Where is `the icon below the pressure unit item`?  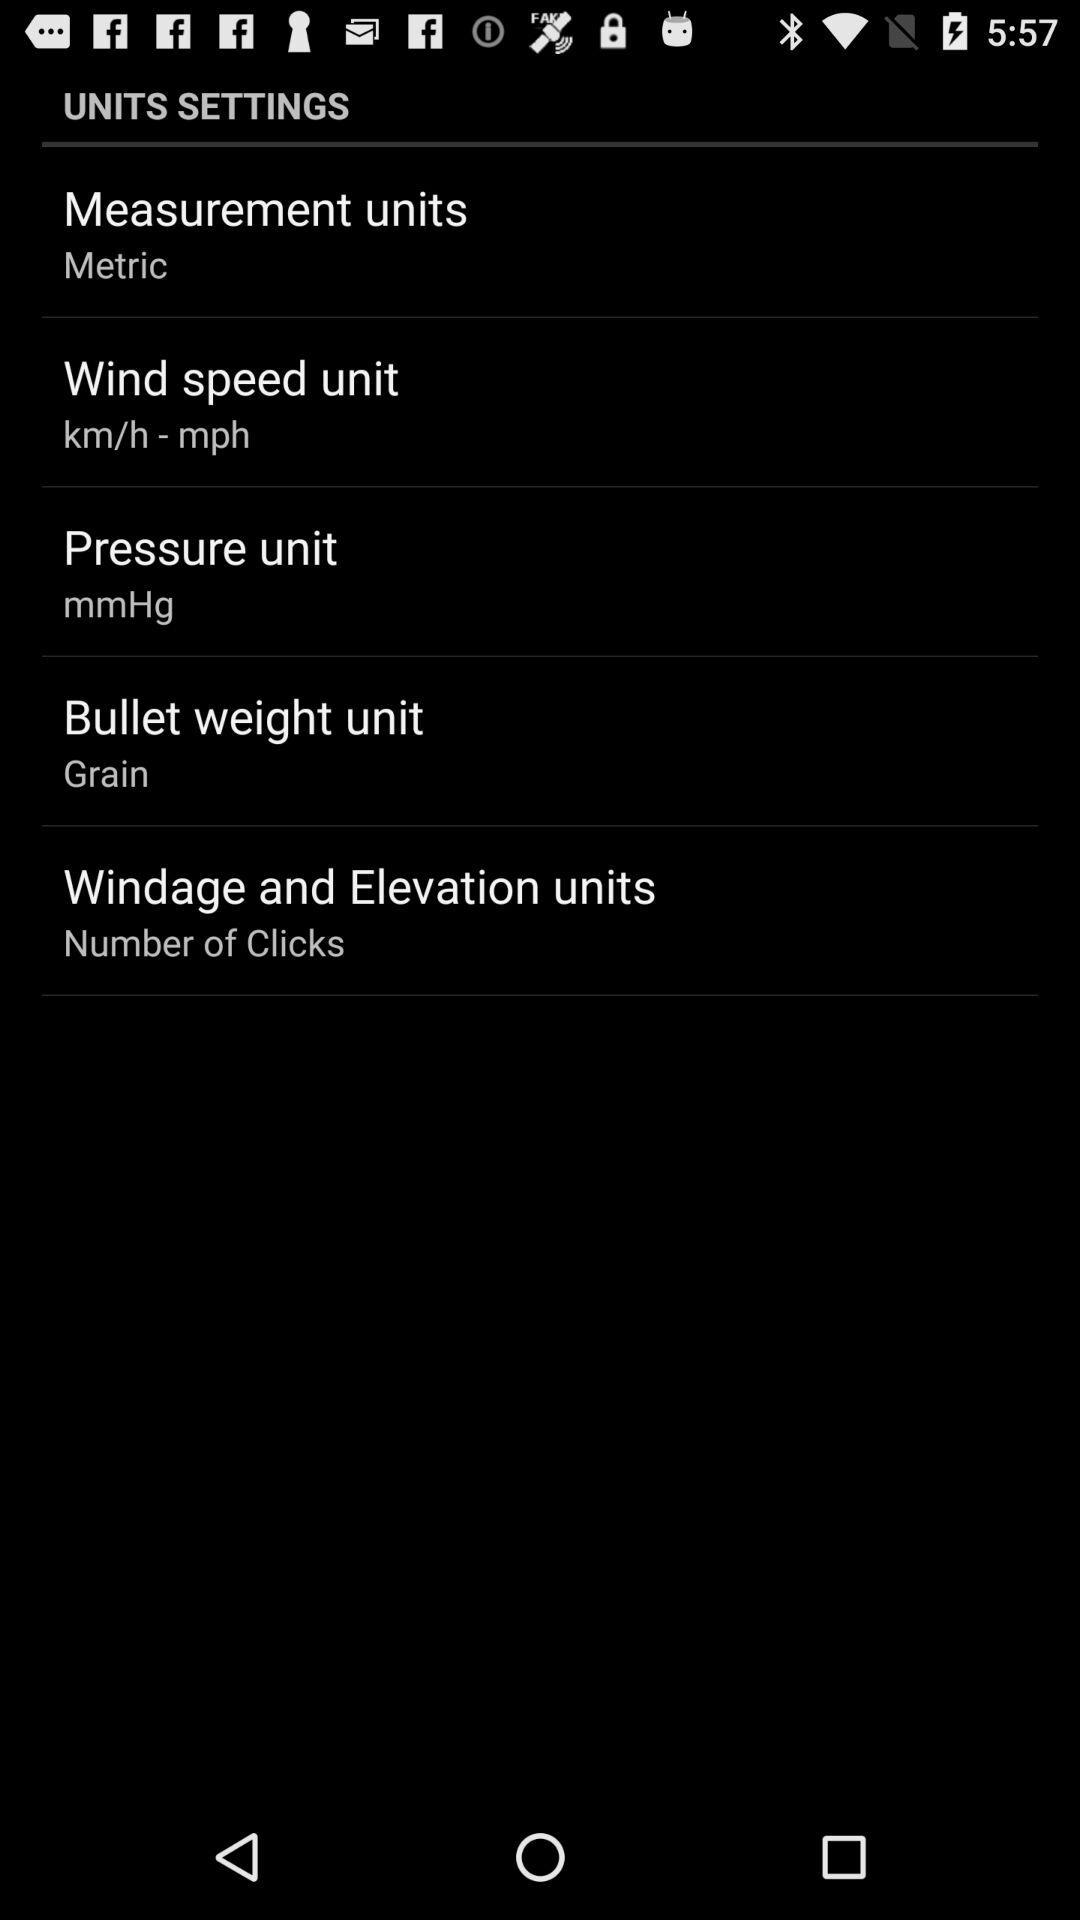 the icon below the pressure unit item is located at coordinates (118, 602).